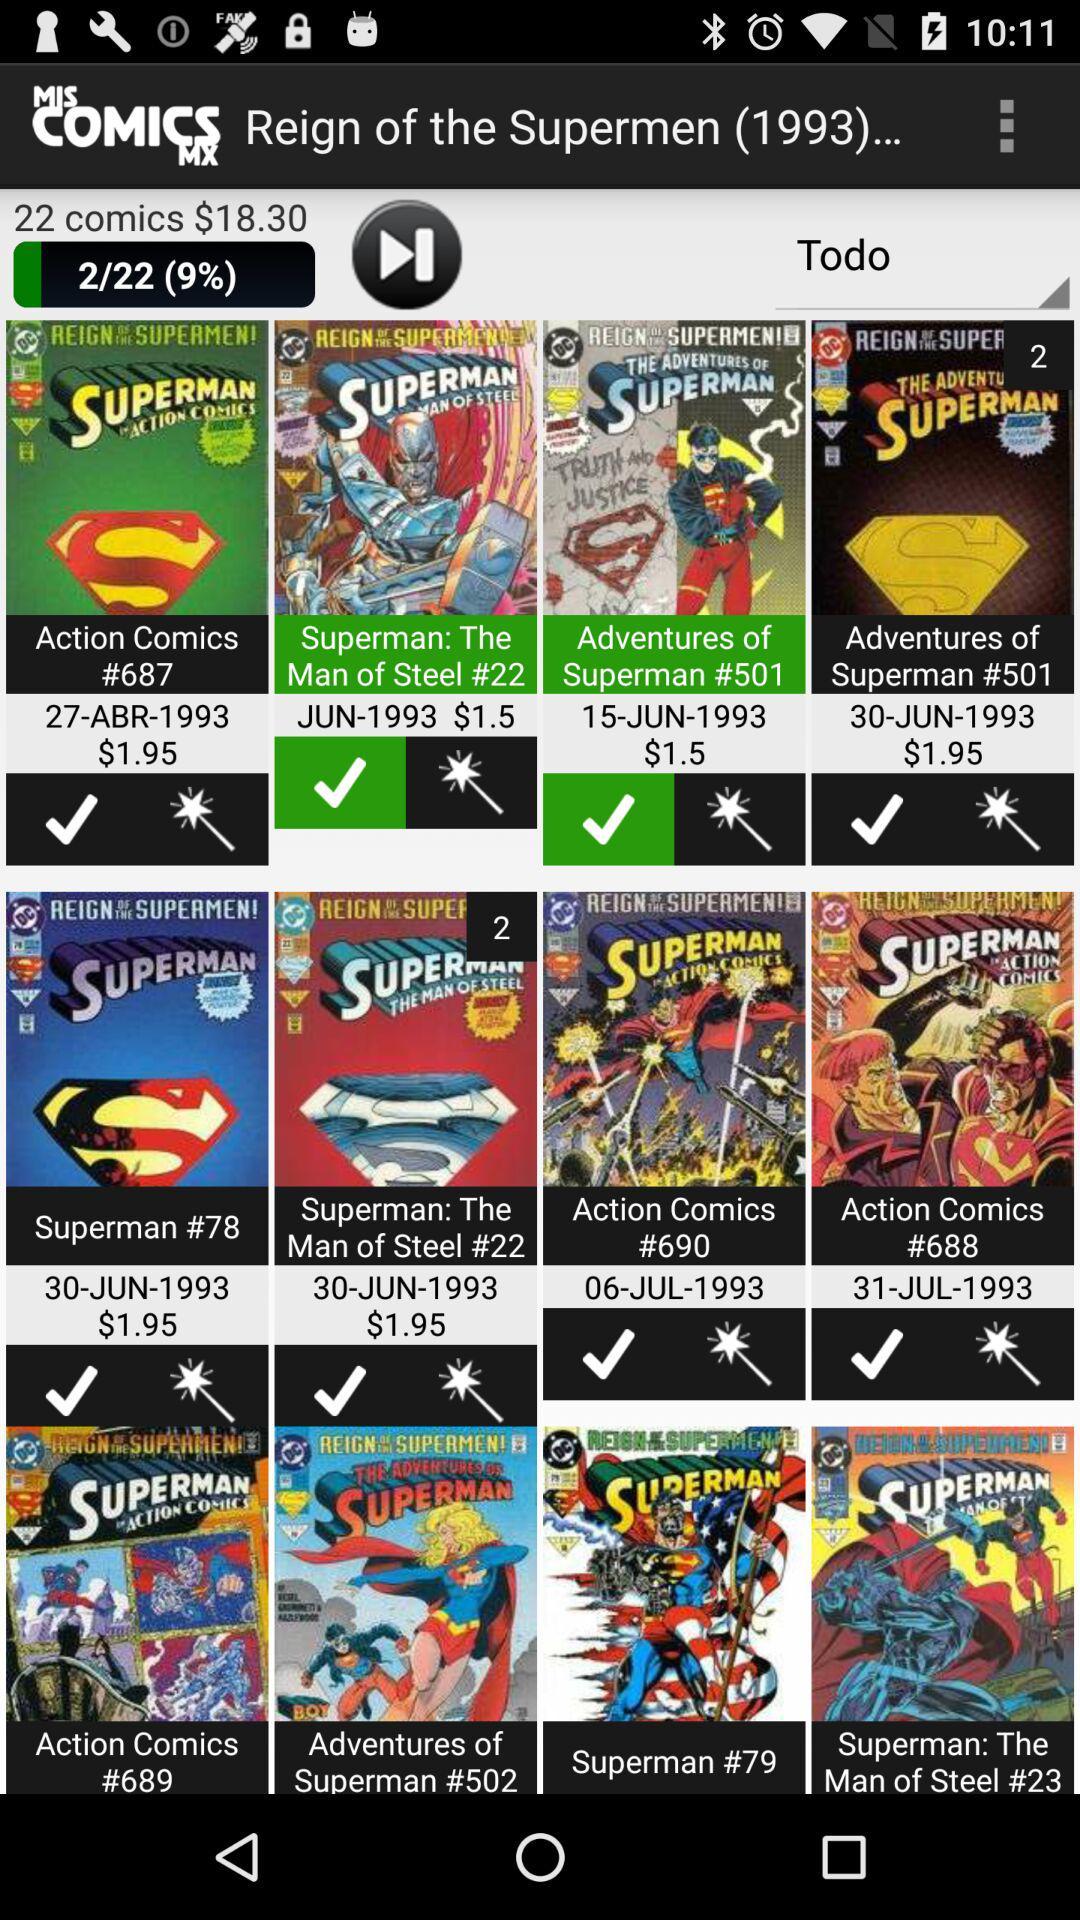 The width and height of the screenshot is (1080, 1920). I want to click on to wishlist, so click(739, 1354).